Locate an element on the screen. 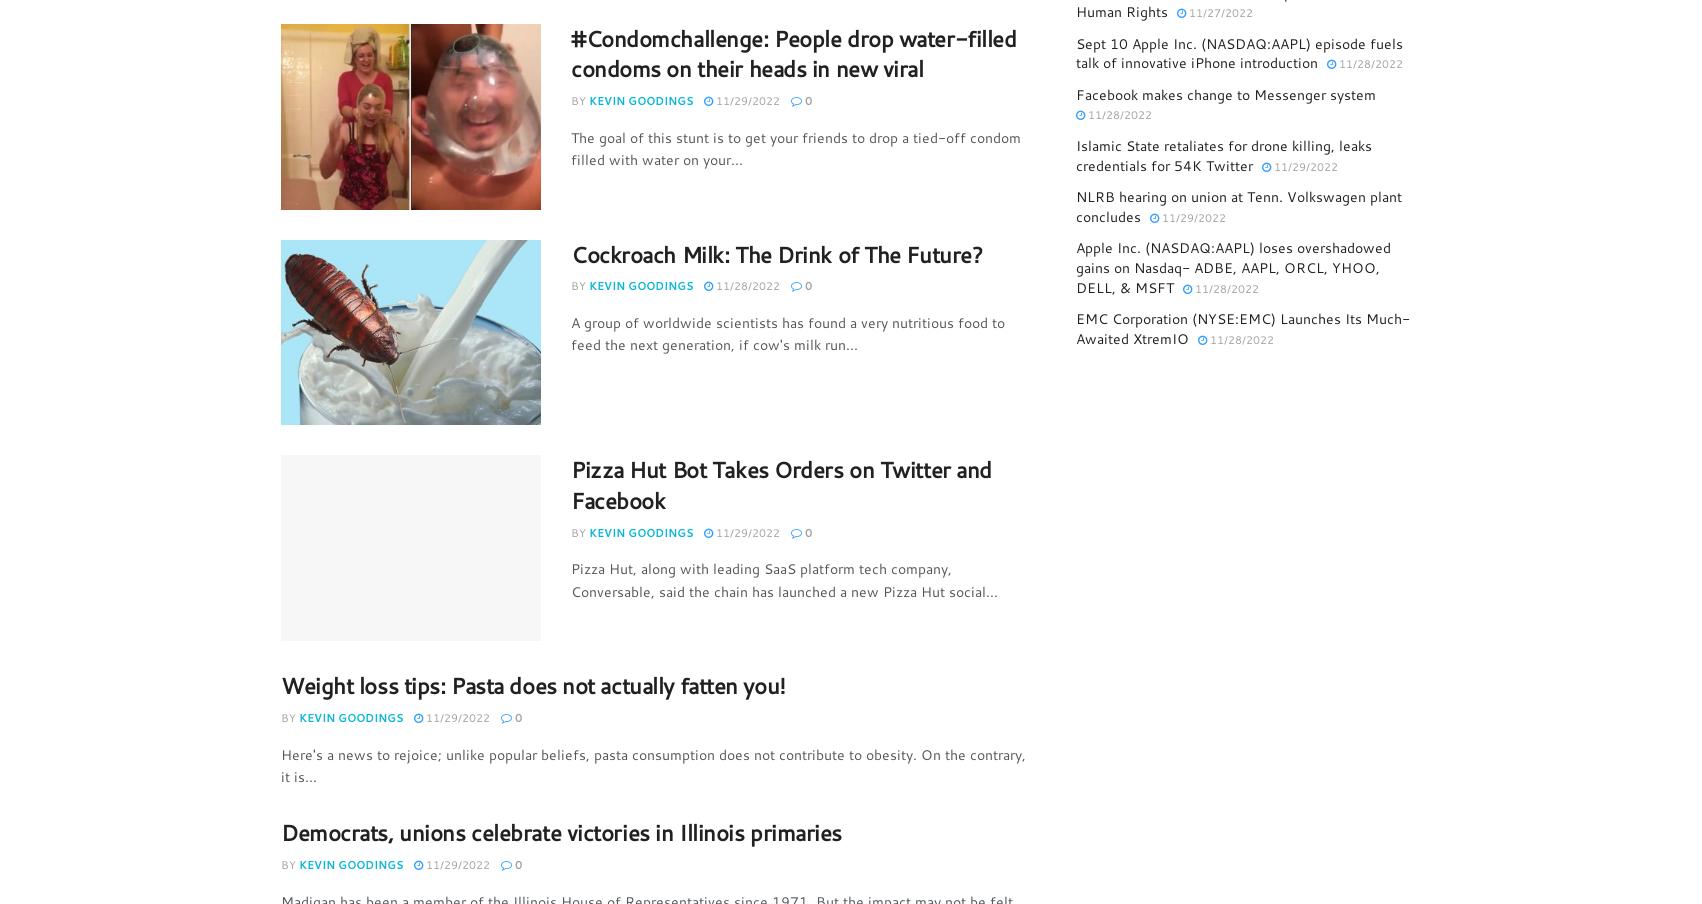 The height and width of the screenshot is (904, 1702). '#Condomchallenge: People drop water-filled condoms on their heads in new viral' is located at coordinates (792, 51).